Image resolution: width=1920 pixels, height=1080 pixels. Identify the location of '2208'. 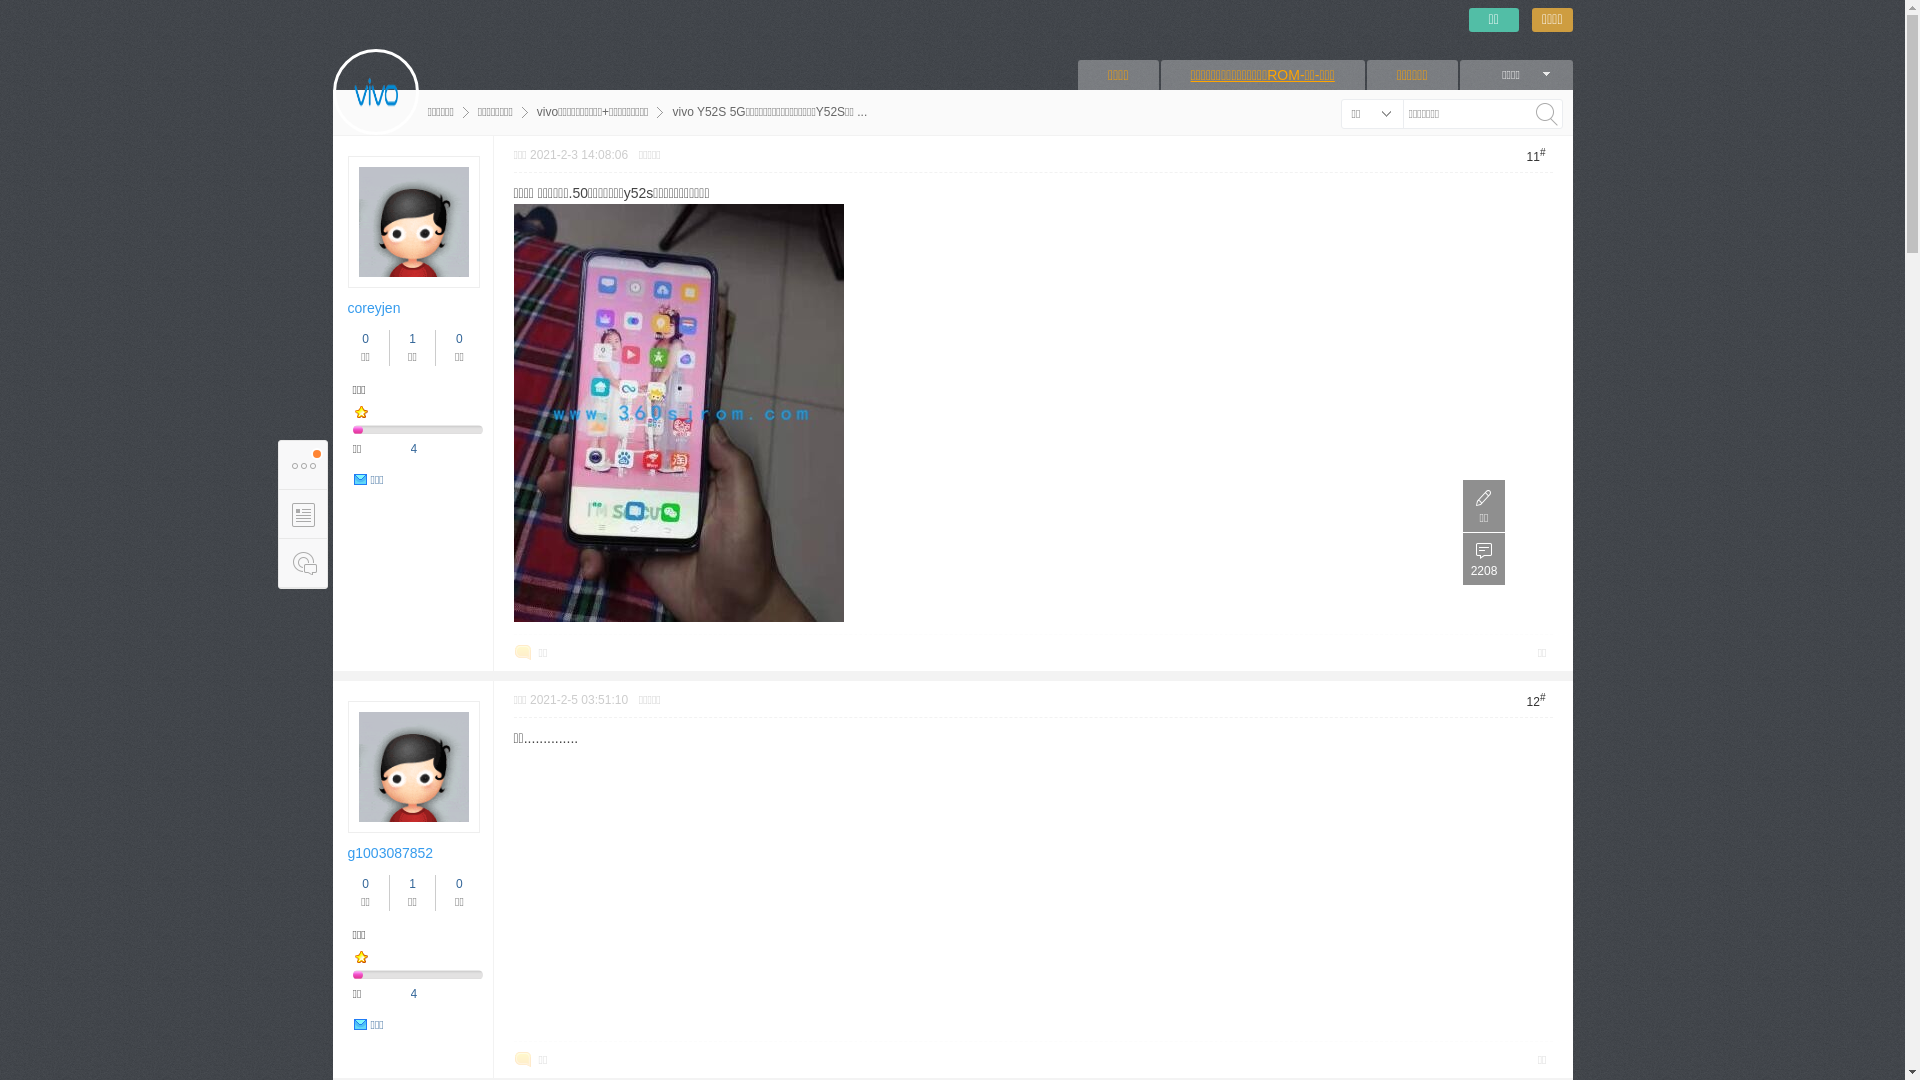
(1483, 559).